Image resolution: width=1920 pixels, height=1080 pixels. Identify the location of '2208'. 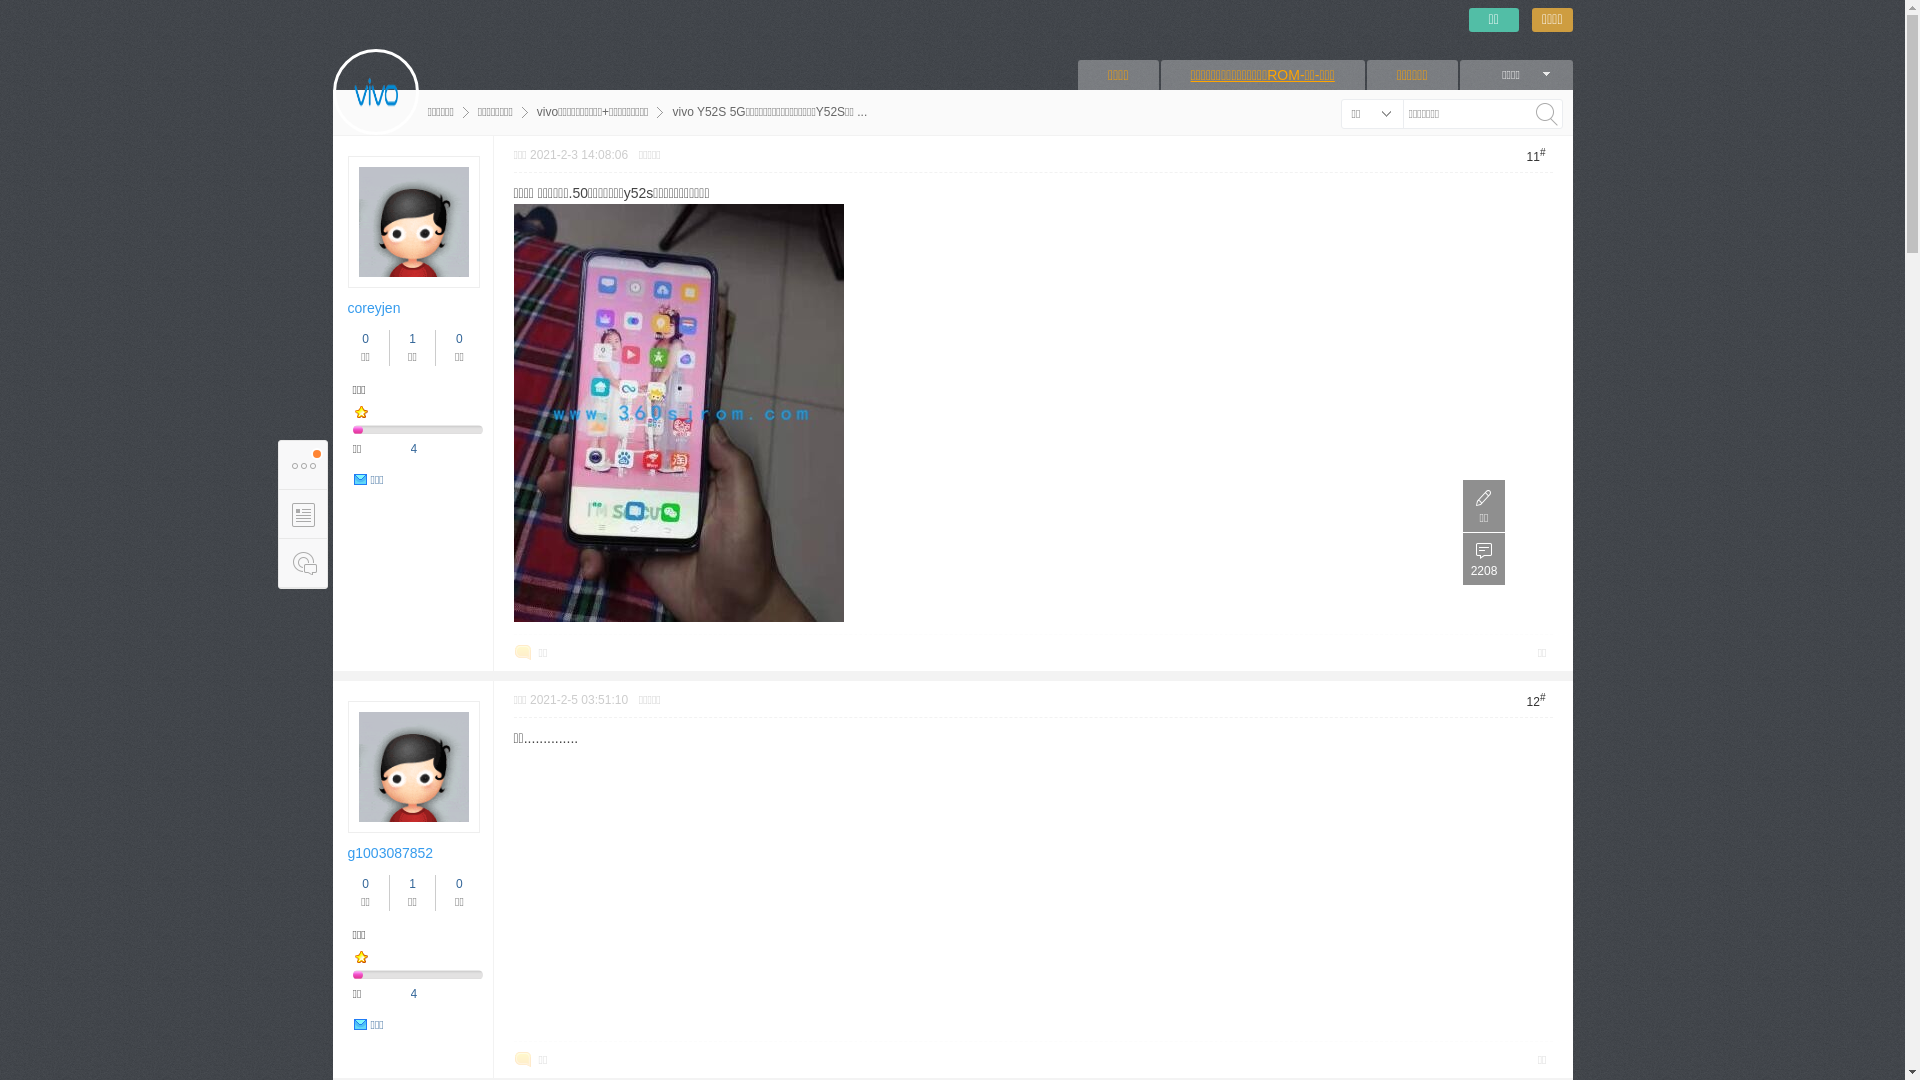
(1483, 559).